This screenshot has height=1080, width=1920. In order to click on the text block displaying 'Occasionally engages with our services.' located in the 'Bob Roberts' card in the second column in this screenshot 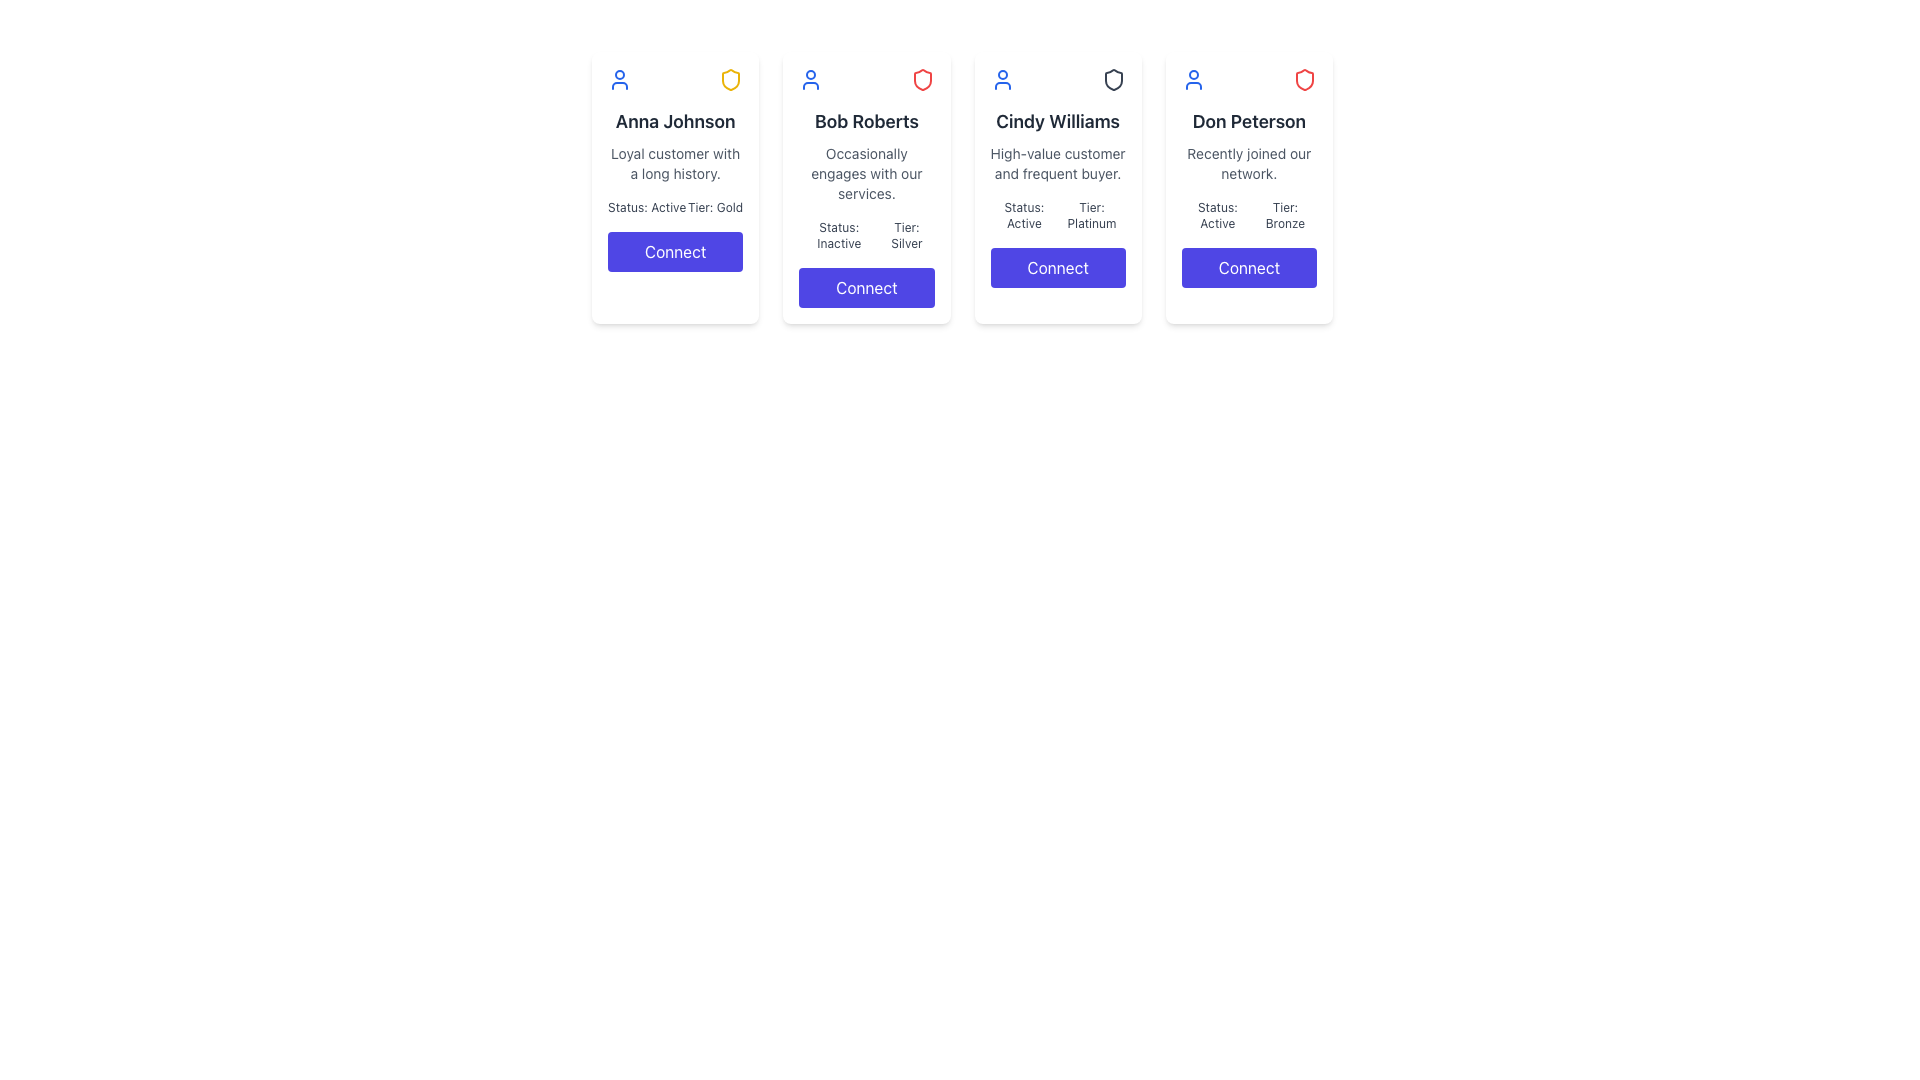, I will do `click(866, 172)`.